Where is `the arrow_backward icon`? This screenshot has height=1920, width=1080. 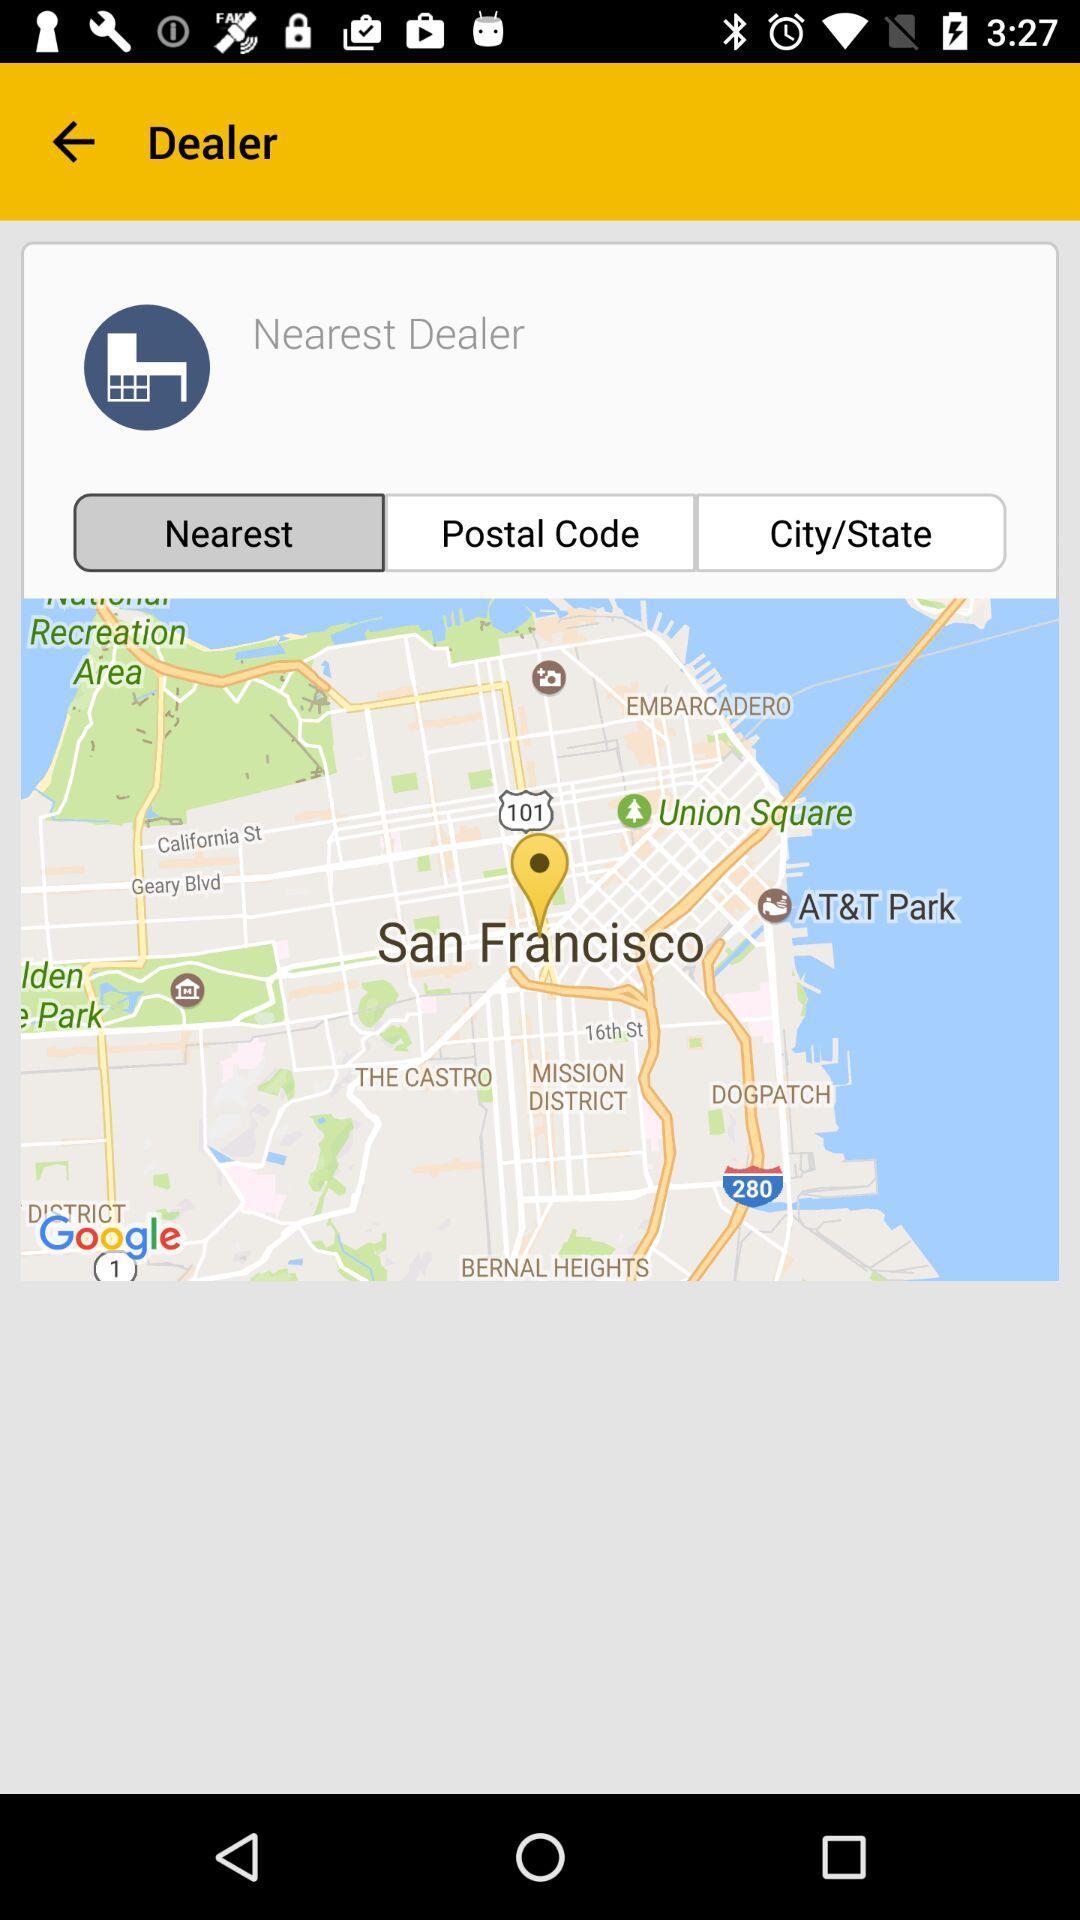 the arrow_backward icon is located at coordinates (72, 140).